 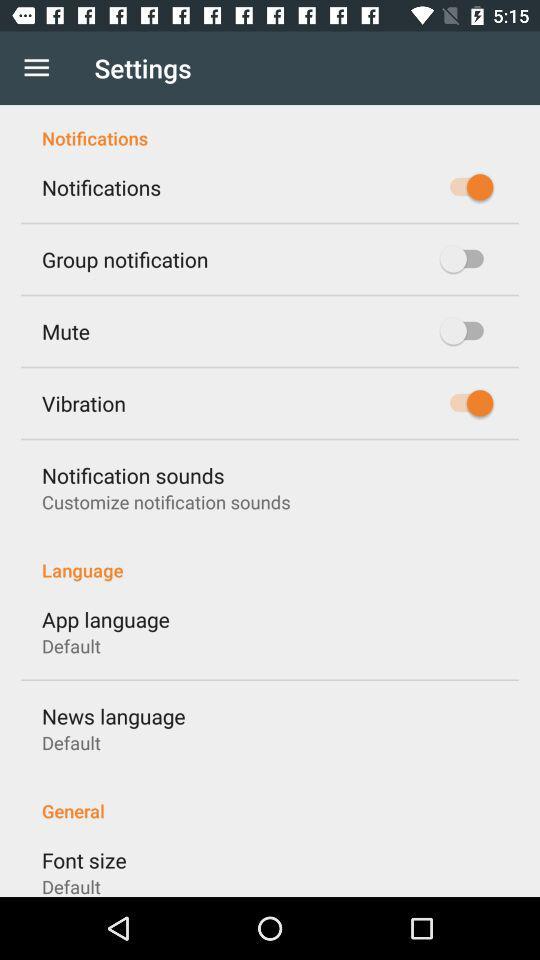 I want to click on the icon above the vibration icon, so click(x=65, y=331).